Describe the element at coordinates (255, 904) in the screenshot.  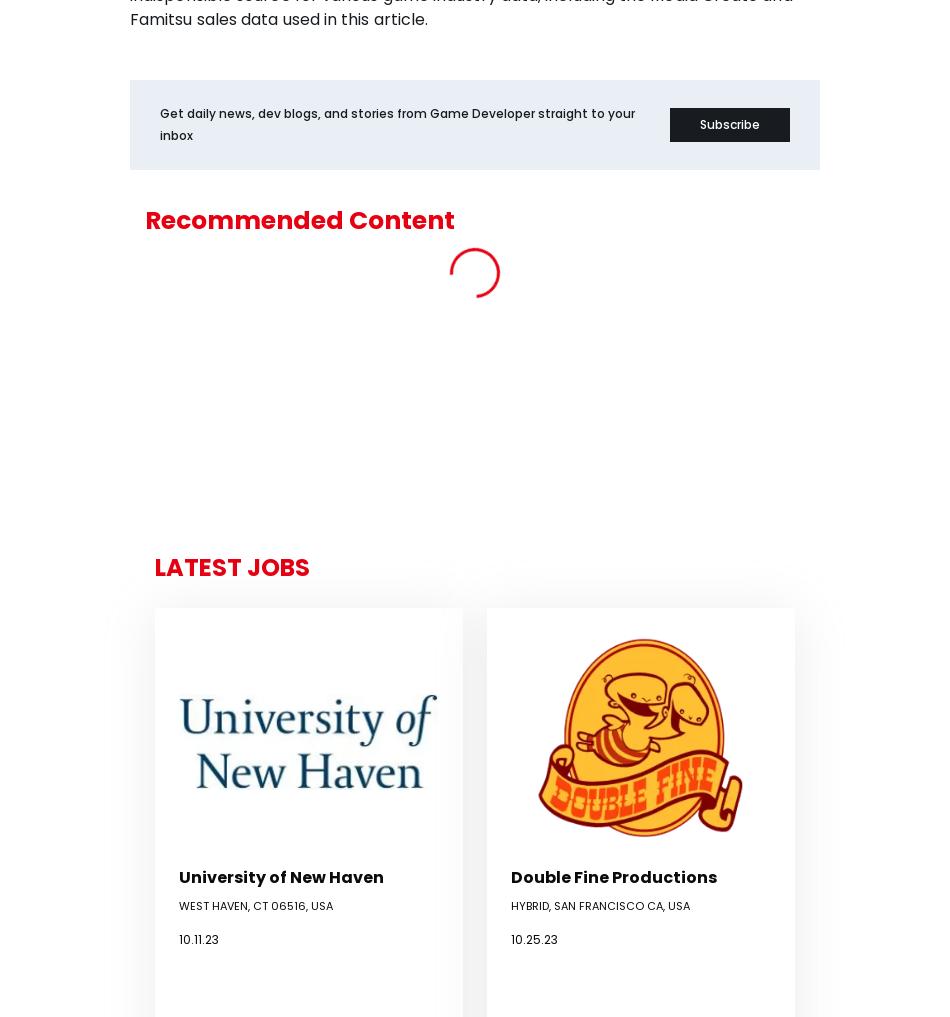
I see `'West Haven, CT 06516, USA'` at that location.